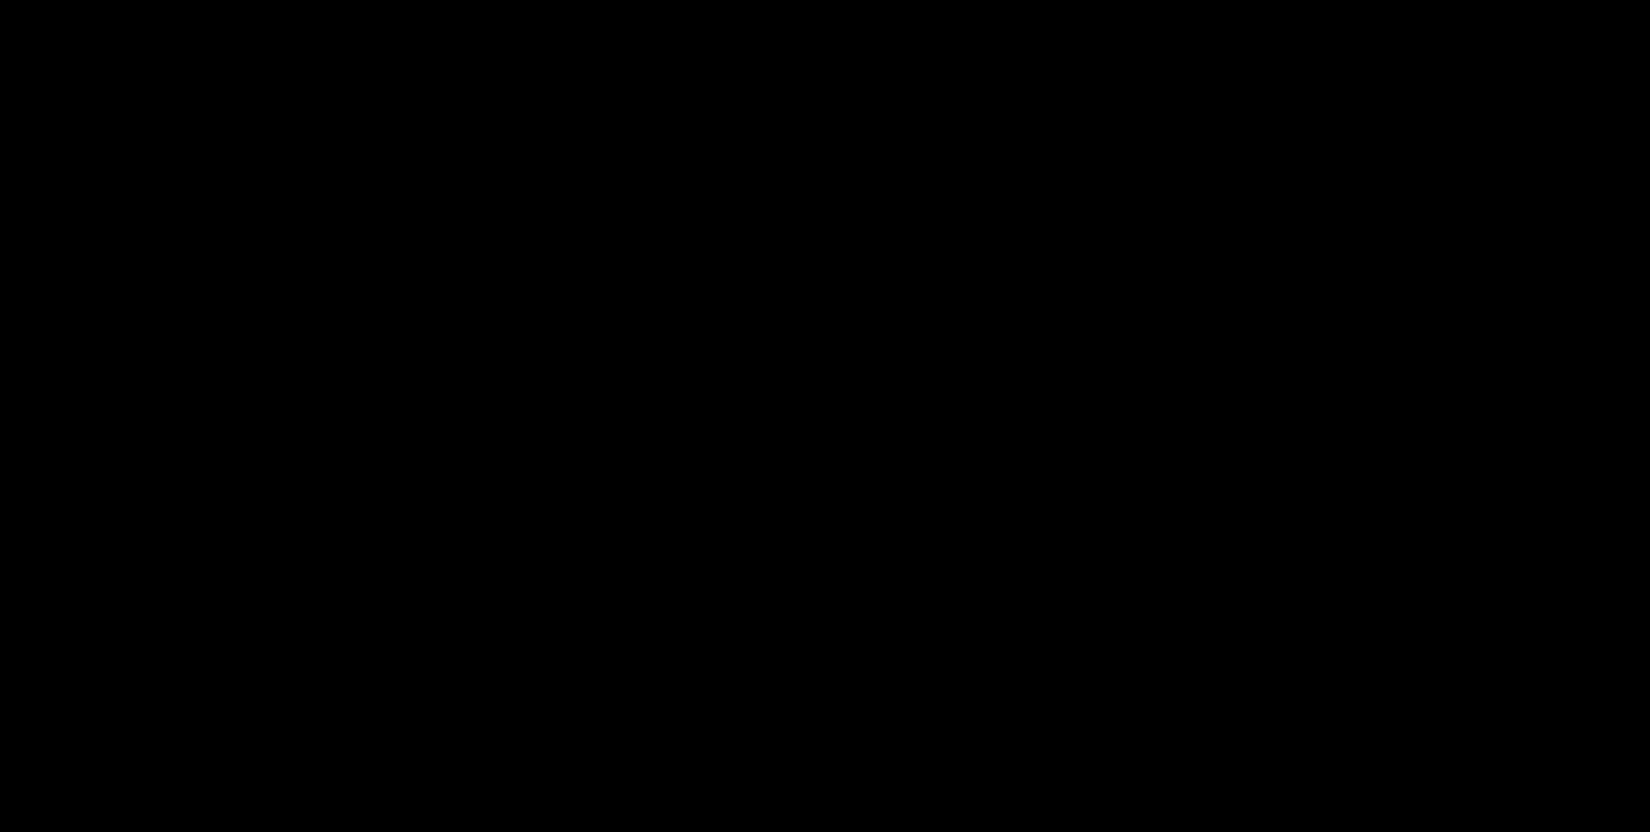 The width and height of the screenshot is (1650, 832). I want to click on 'Submit', so click(825, 405).